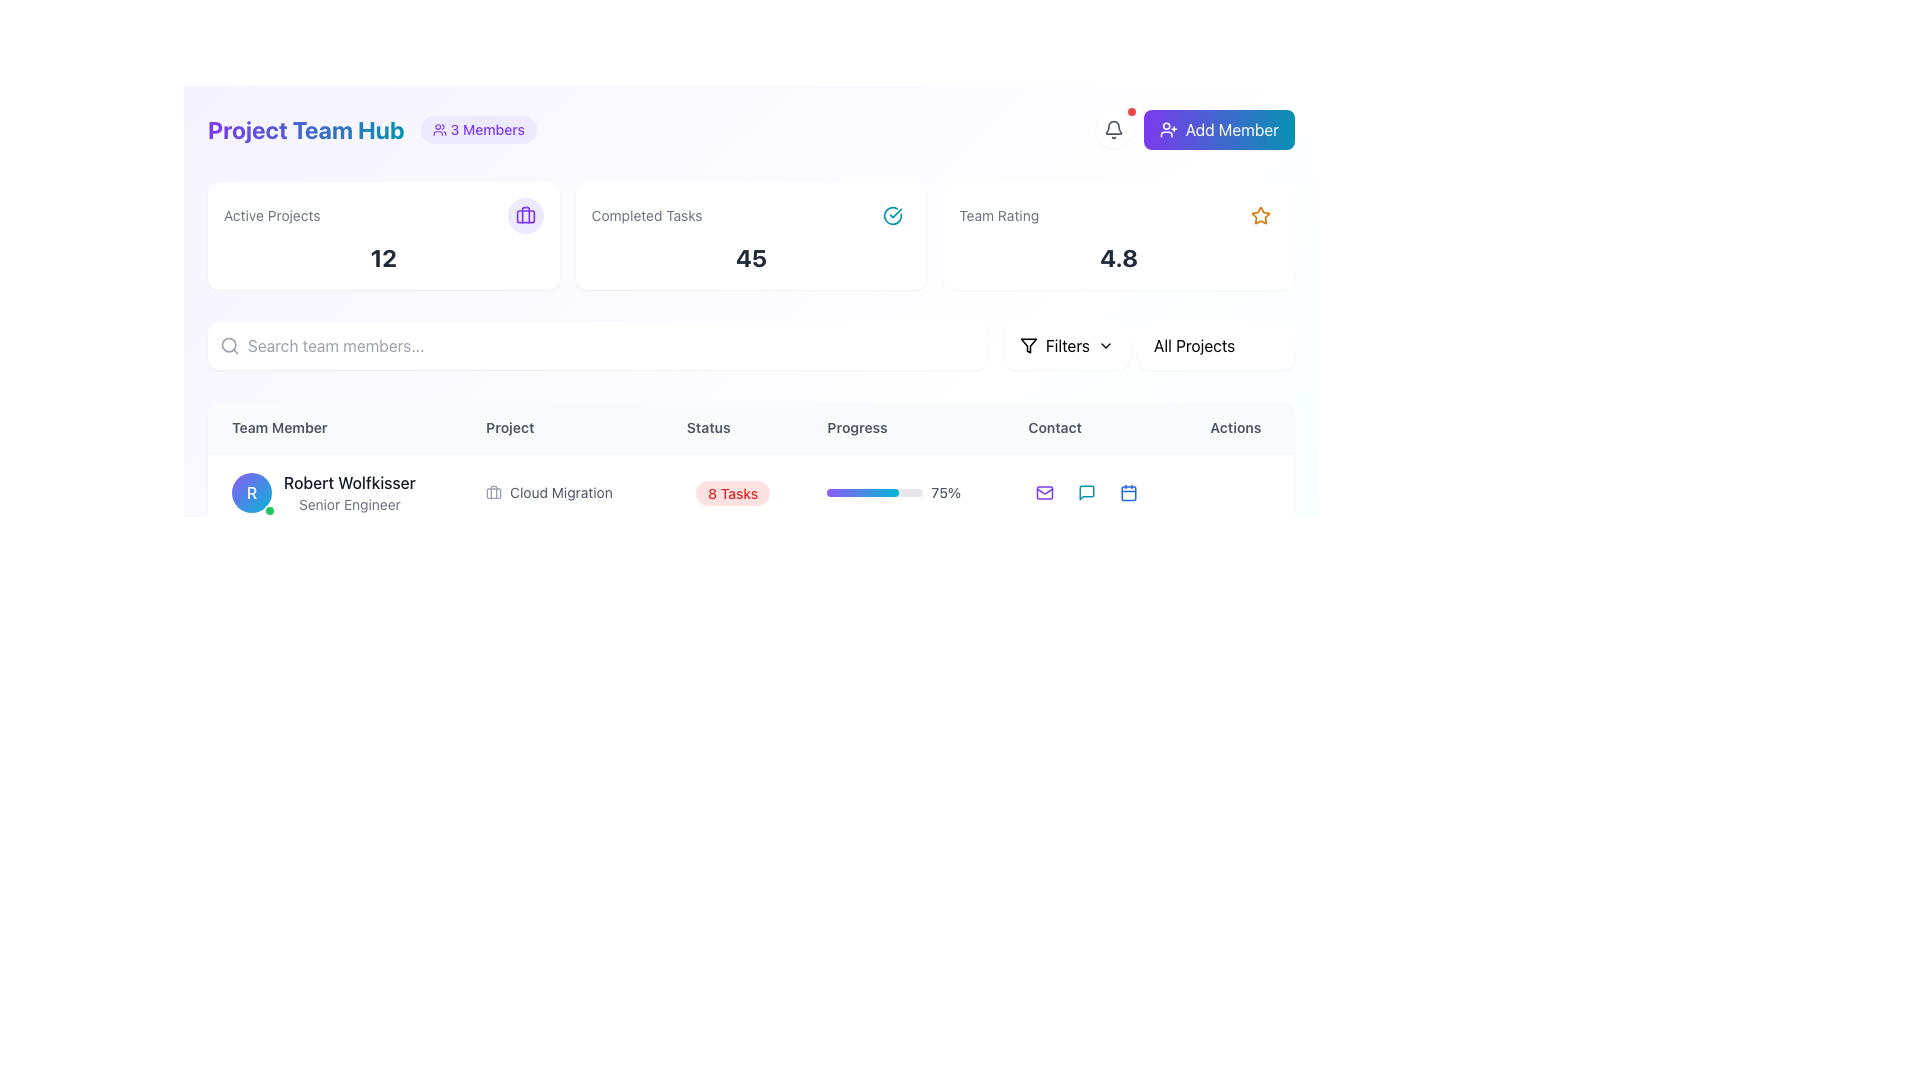 The image size is (1920, 1080). Describe the element at coordinates (335, 492) in the screenshot. I see `the Profile Display Component that shows the user's name and job title, located in the leftmost position of the row under the 'Team Member' column` at that location.